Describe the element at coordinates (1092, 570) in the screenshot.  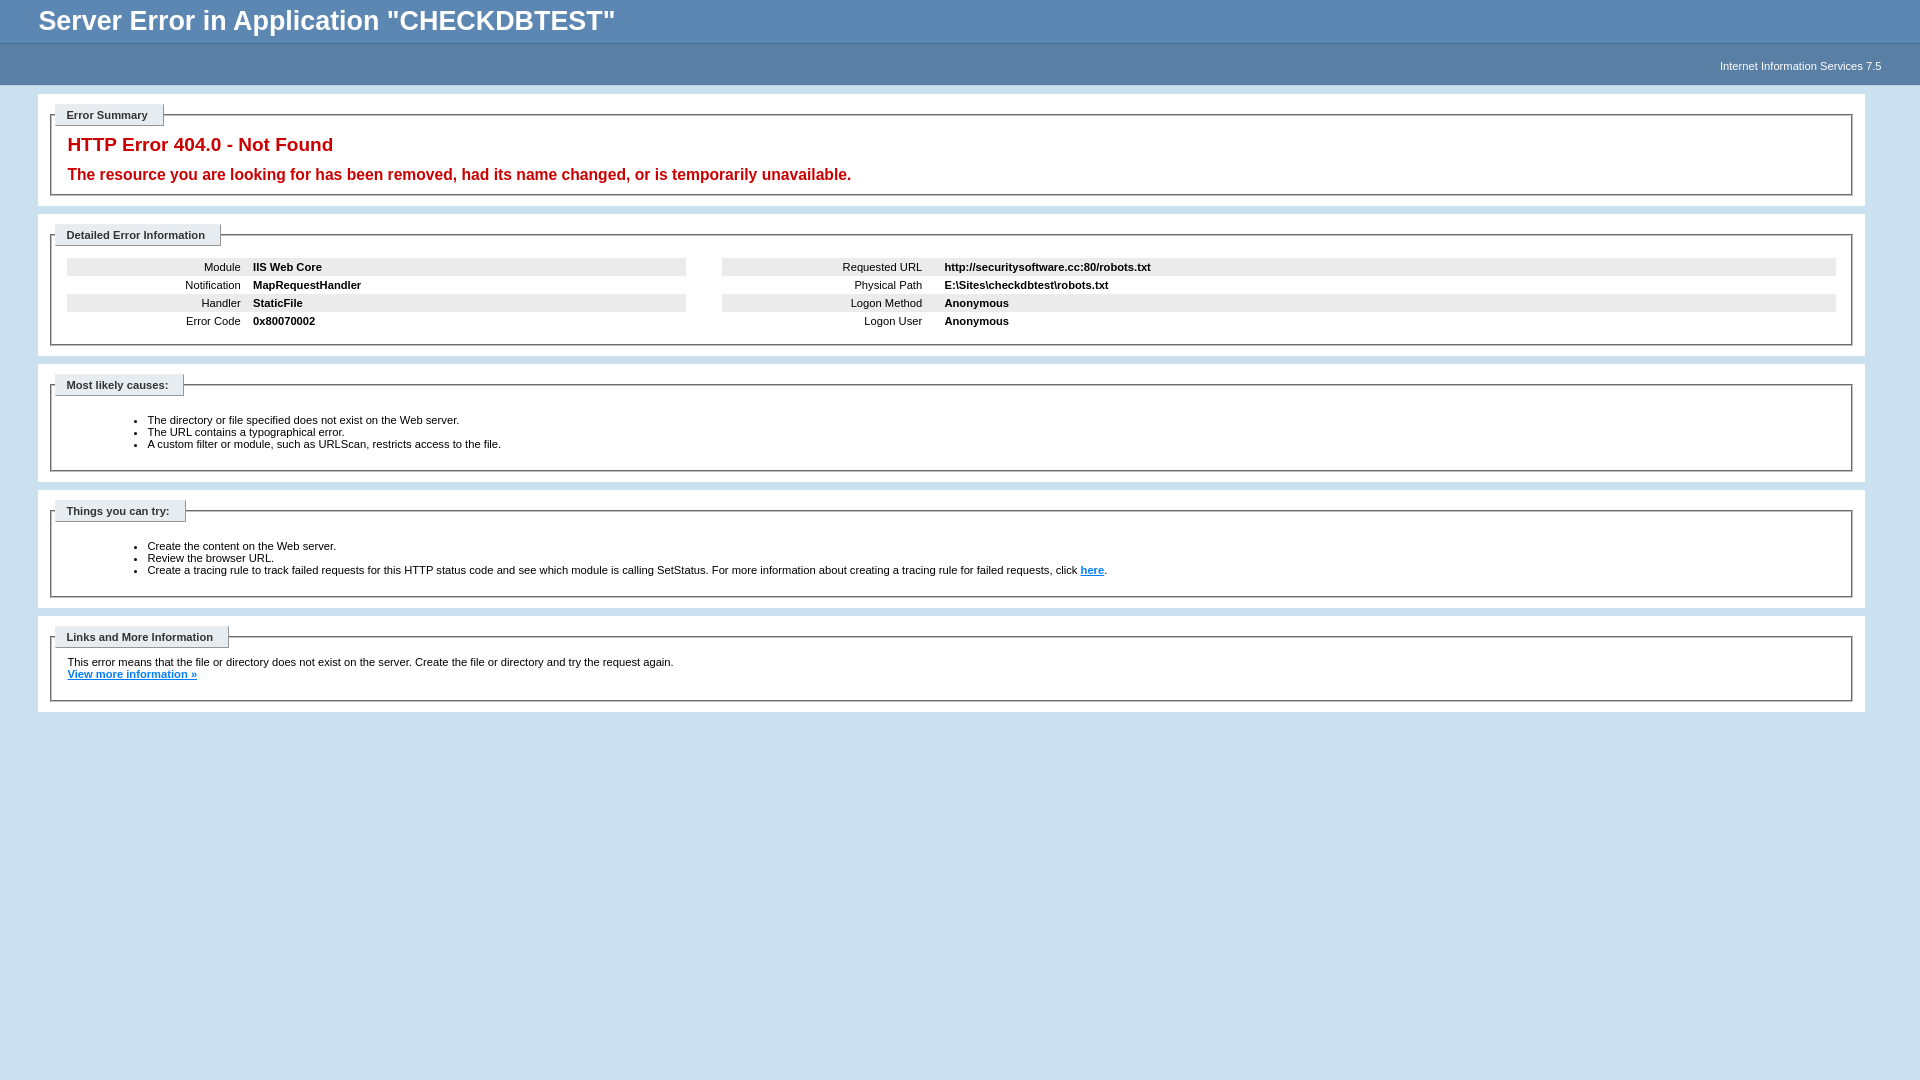
I see `'here'` at that location.